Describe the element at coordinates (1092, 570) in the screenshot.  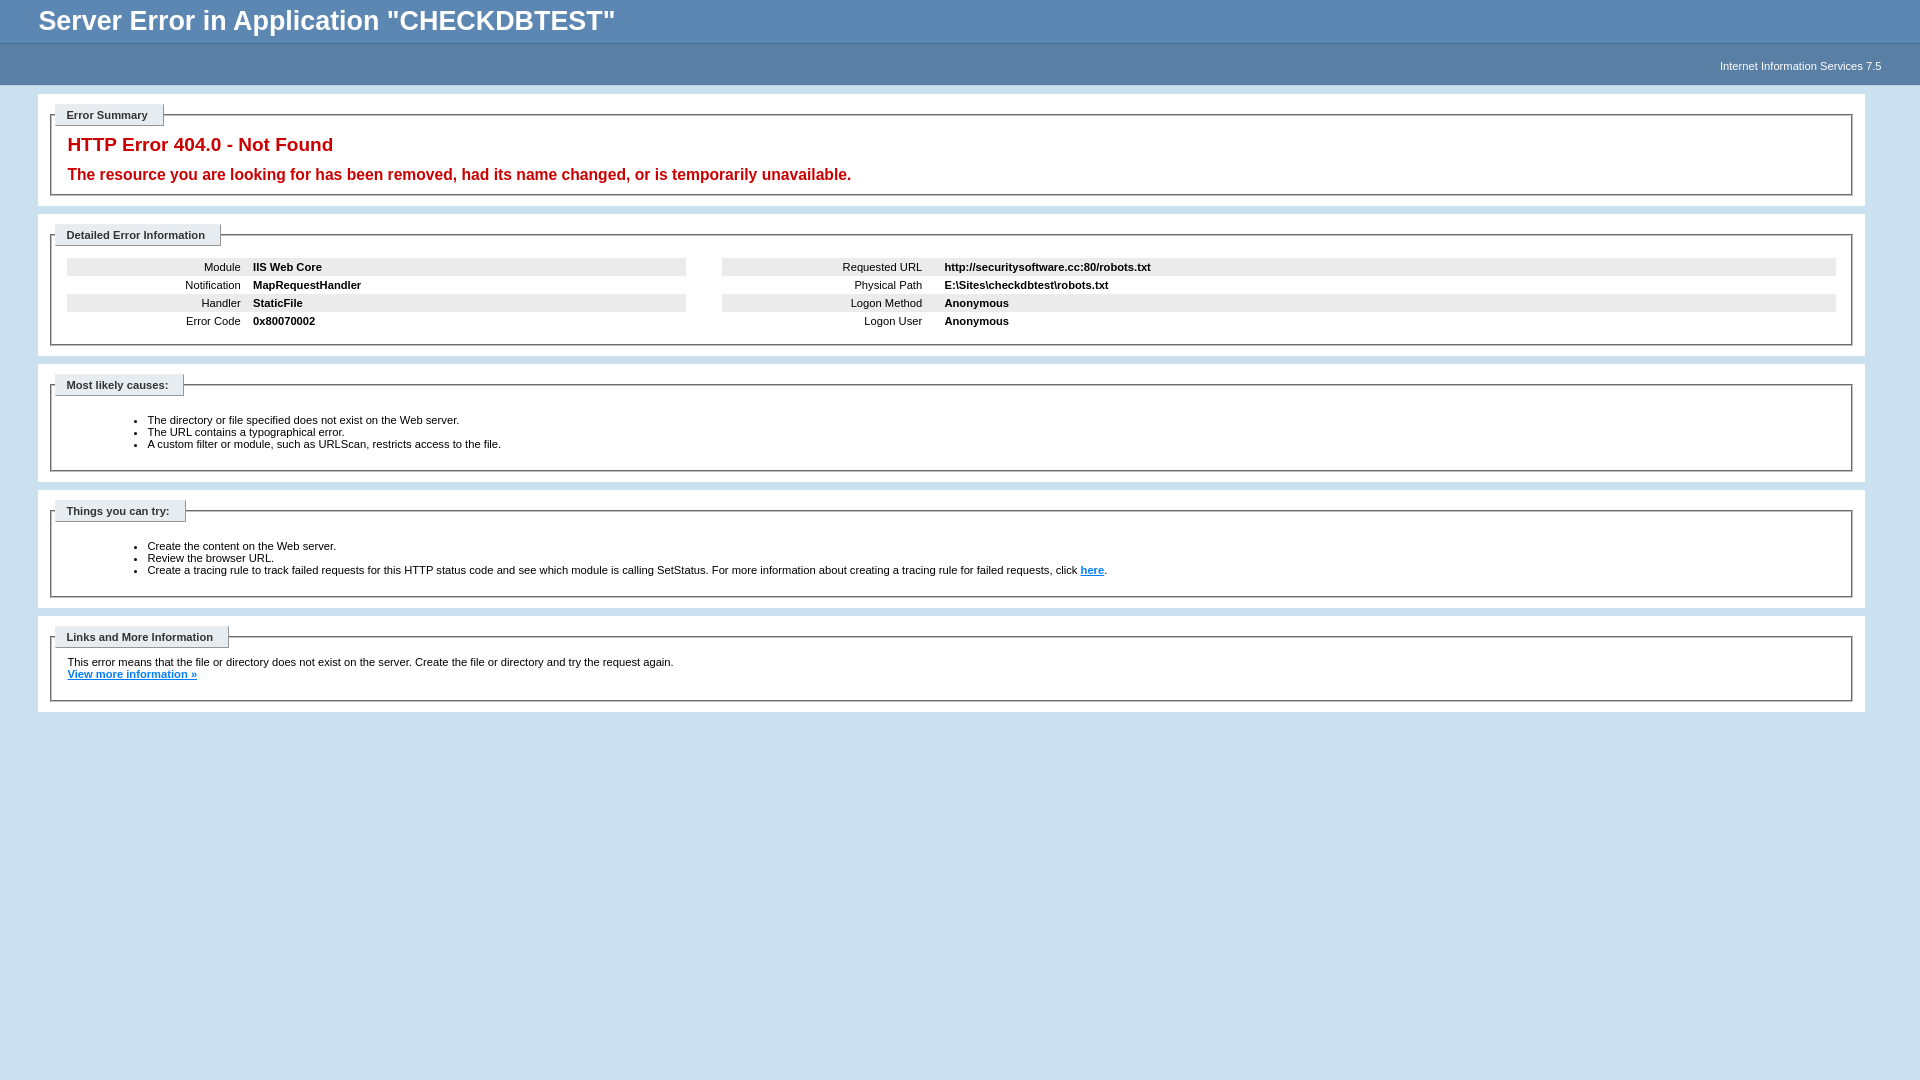
I see `'here'` at that location.